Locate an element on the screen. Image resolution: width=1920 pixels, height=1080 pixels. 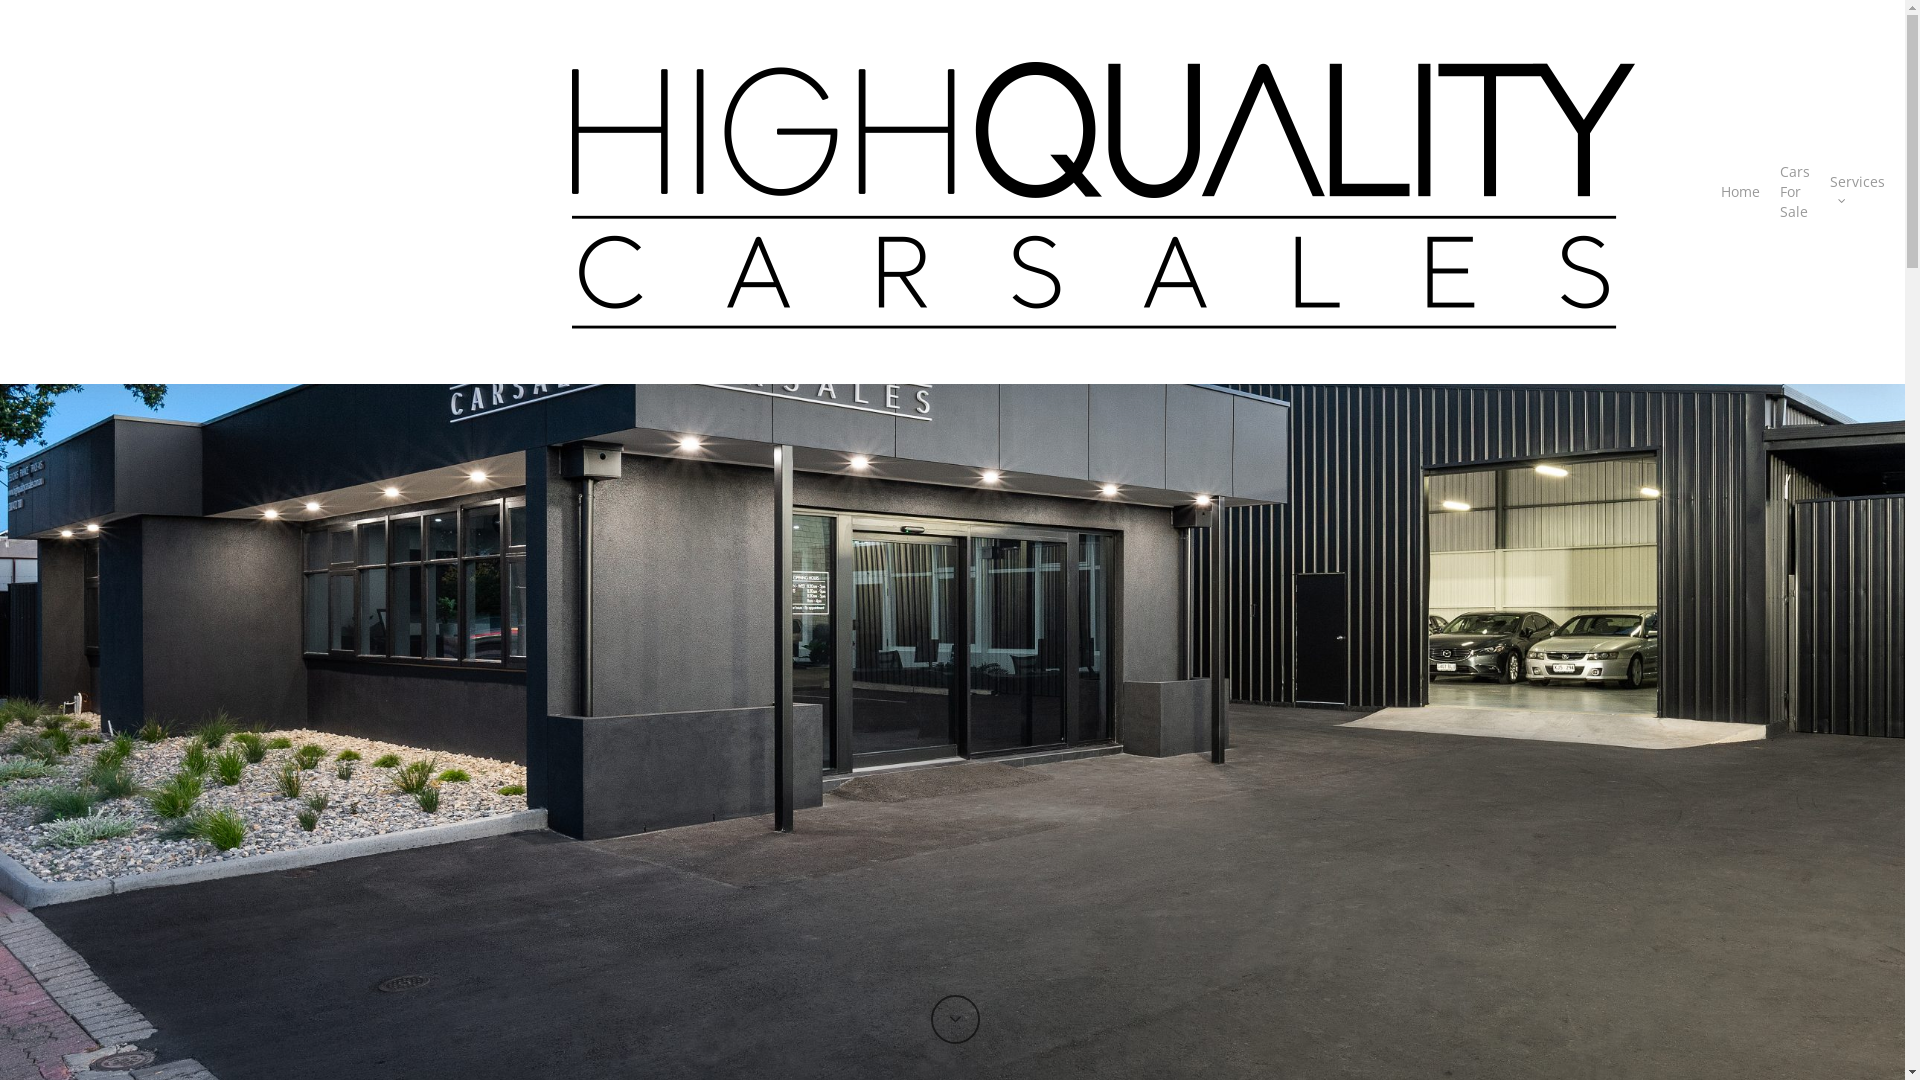
'Cars For Sale' is located at coordinates (1780, 192).